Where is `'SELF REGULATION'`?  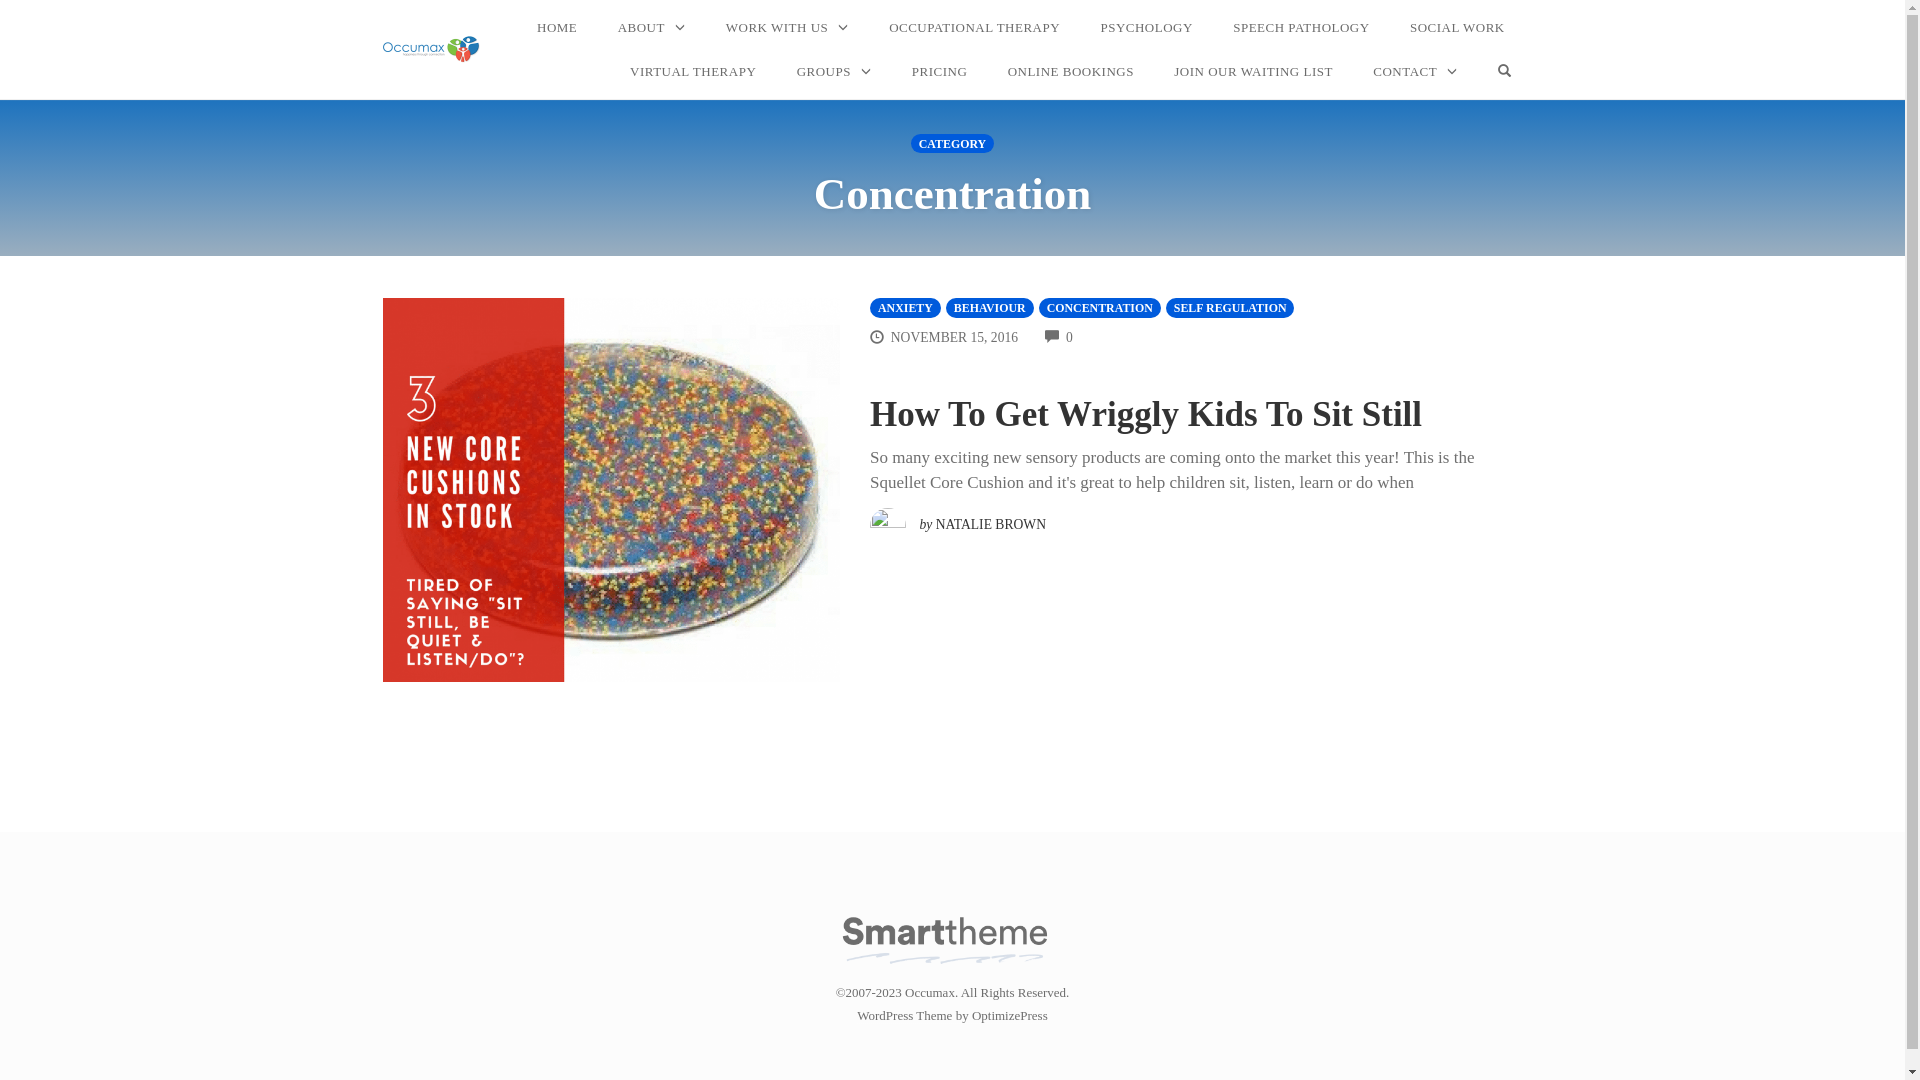
'SELF REGULATION' is located at coordinates (1229, 307).